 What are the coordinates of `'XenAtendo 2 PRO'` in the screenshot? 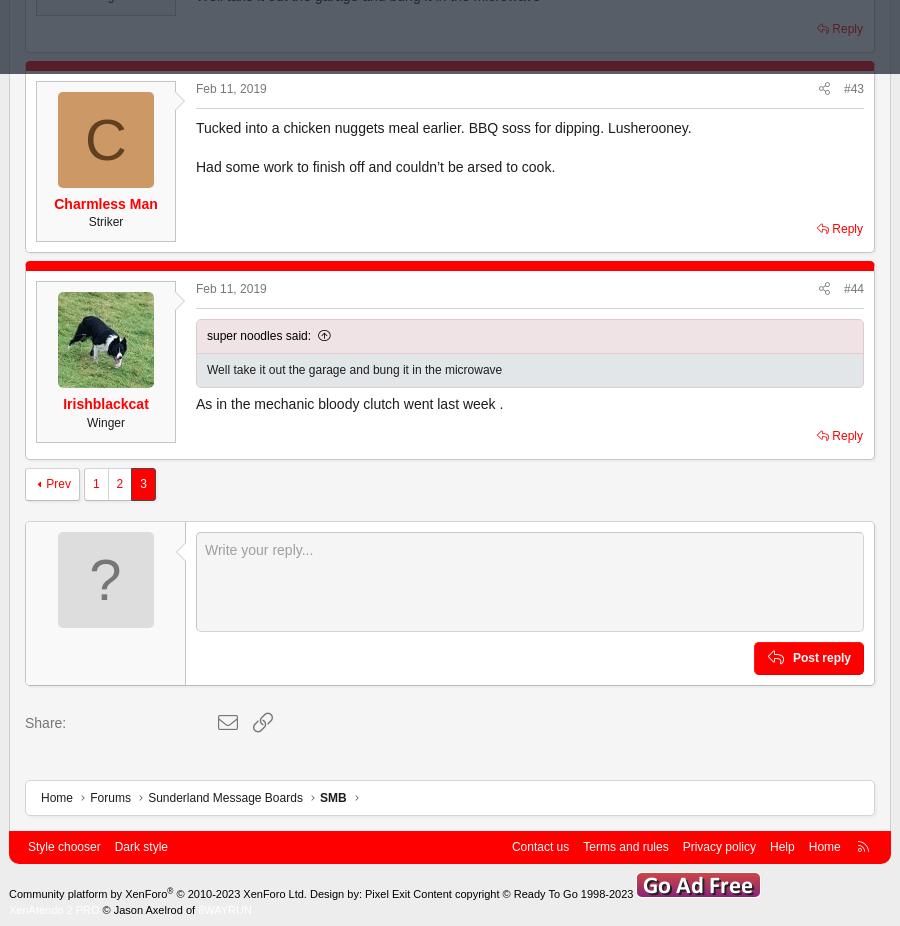 It's located at (53, 908).